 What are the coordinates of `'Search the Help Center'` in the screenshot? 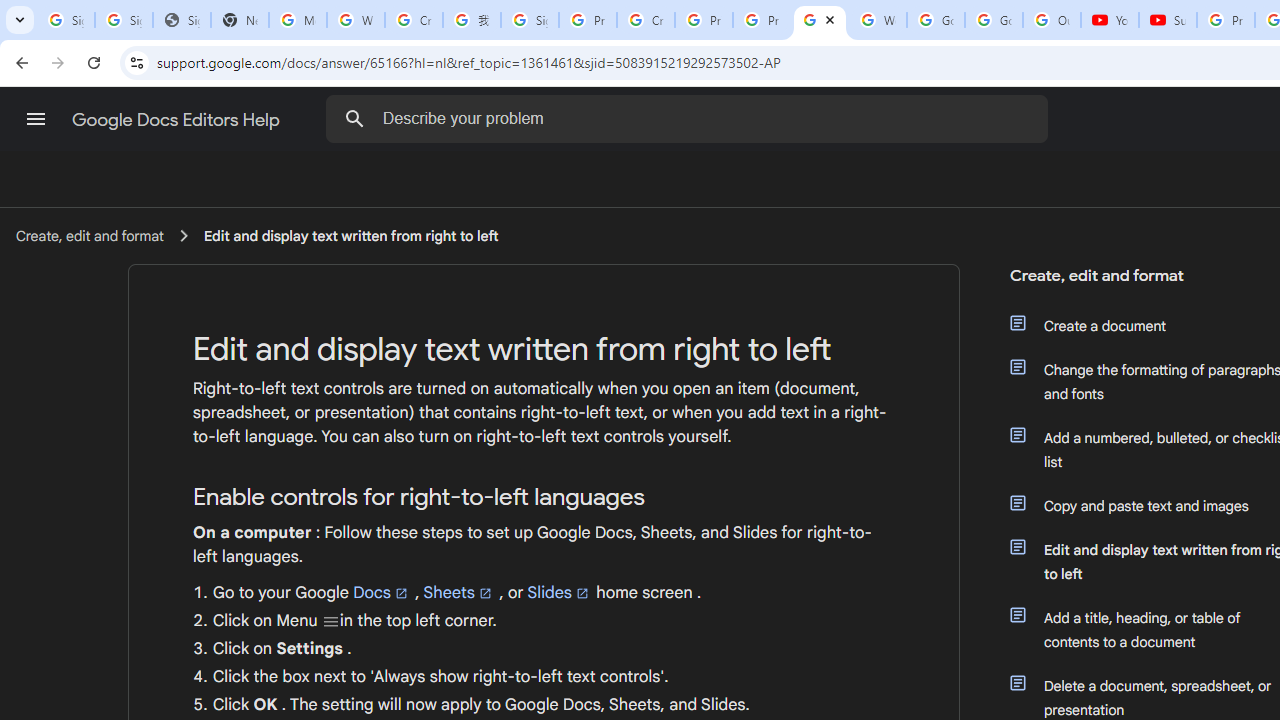 It's located at (354, 118).